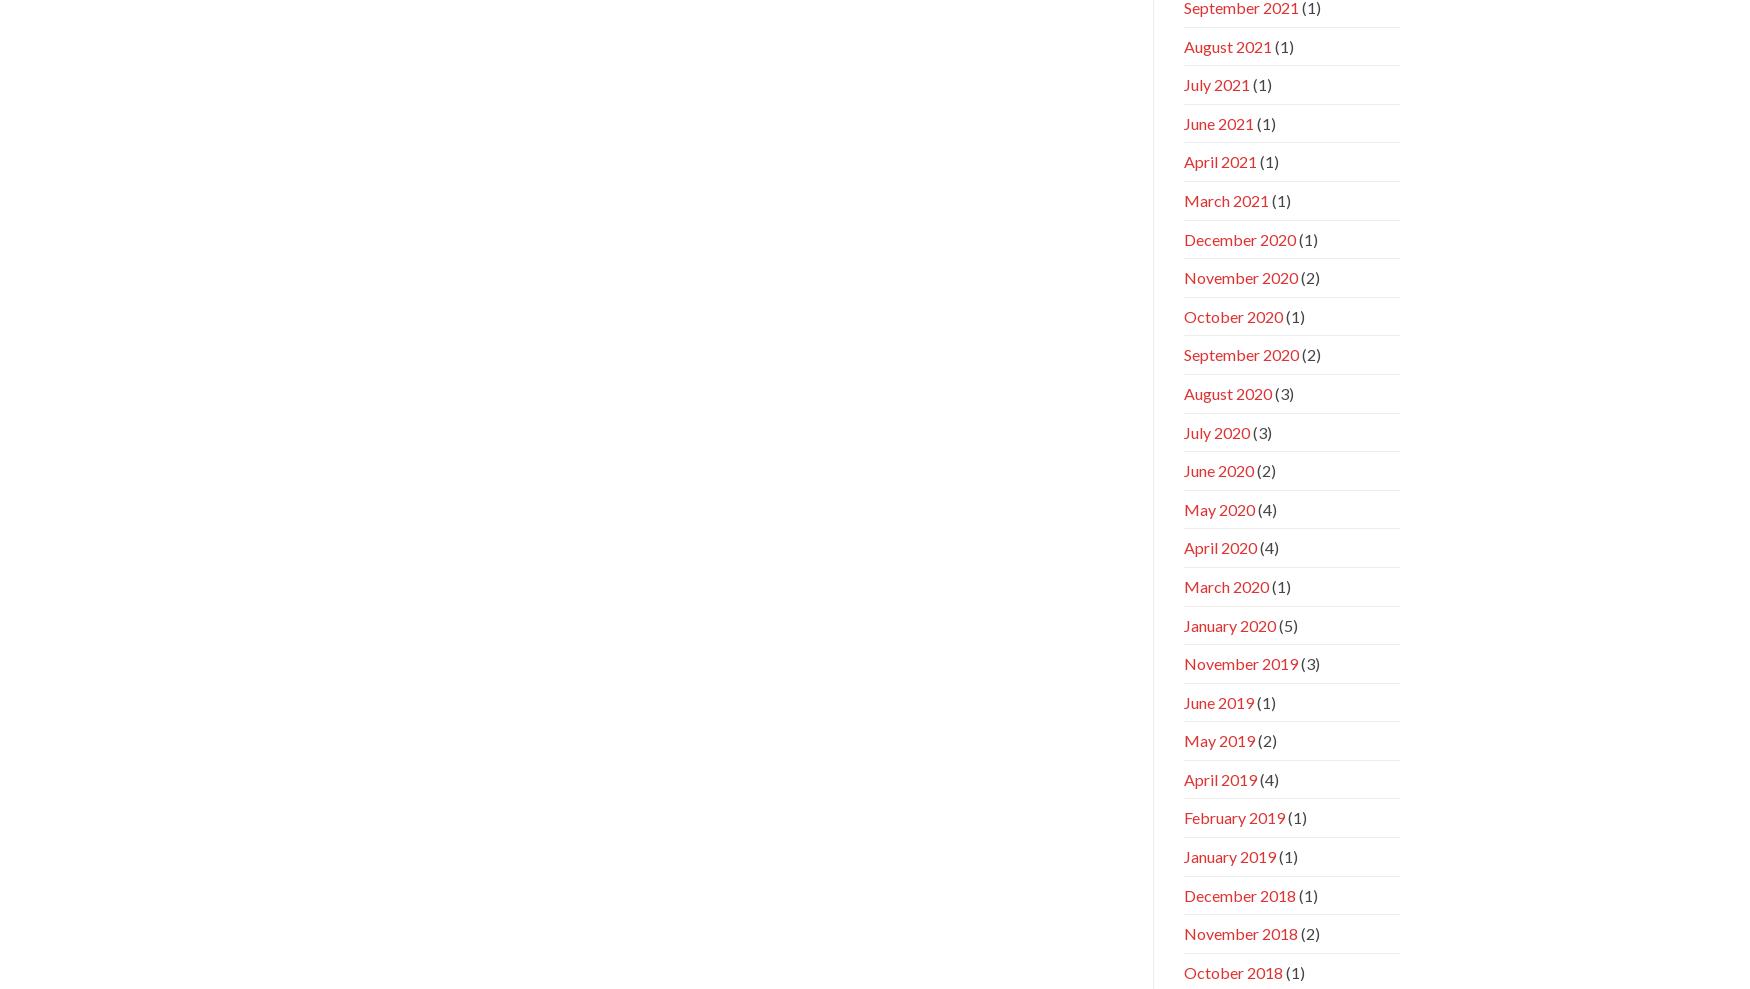 Image resolution: width=1750 pixels, height=989 pixels. I want to click on 'August 2020', so click(1226, 392).